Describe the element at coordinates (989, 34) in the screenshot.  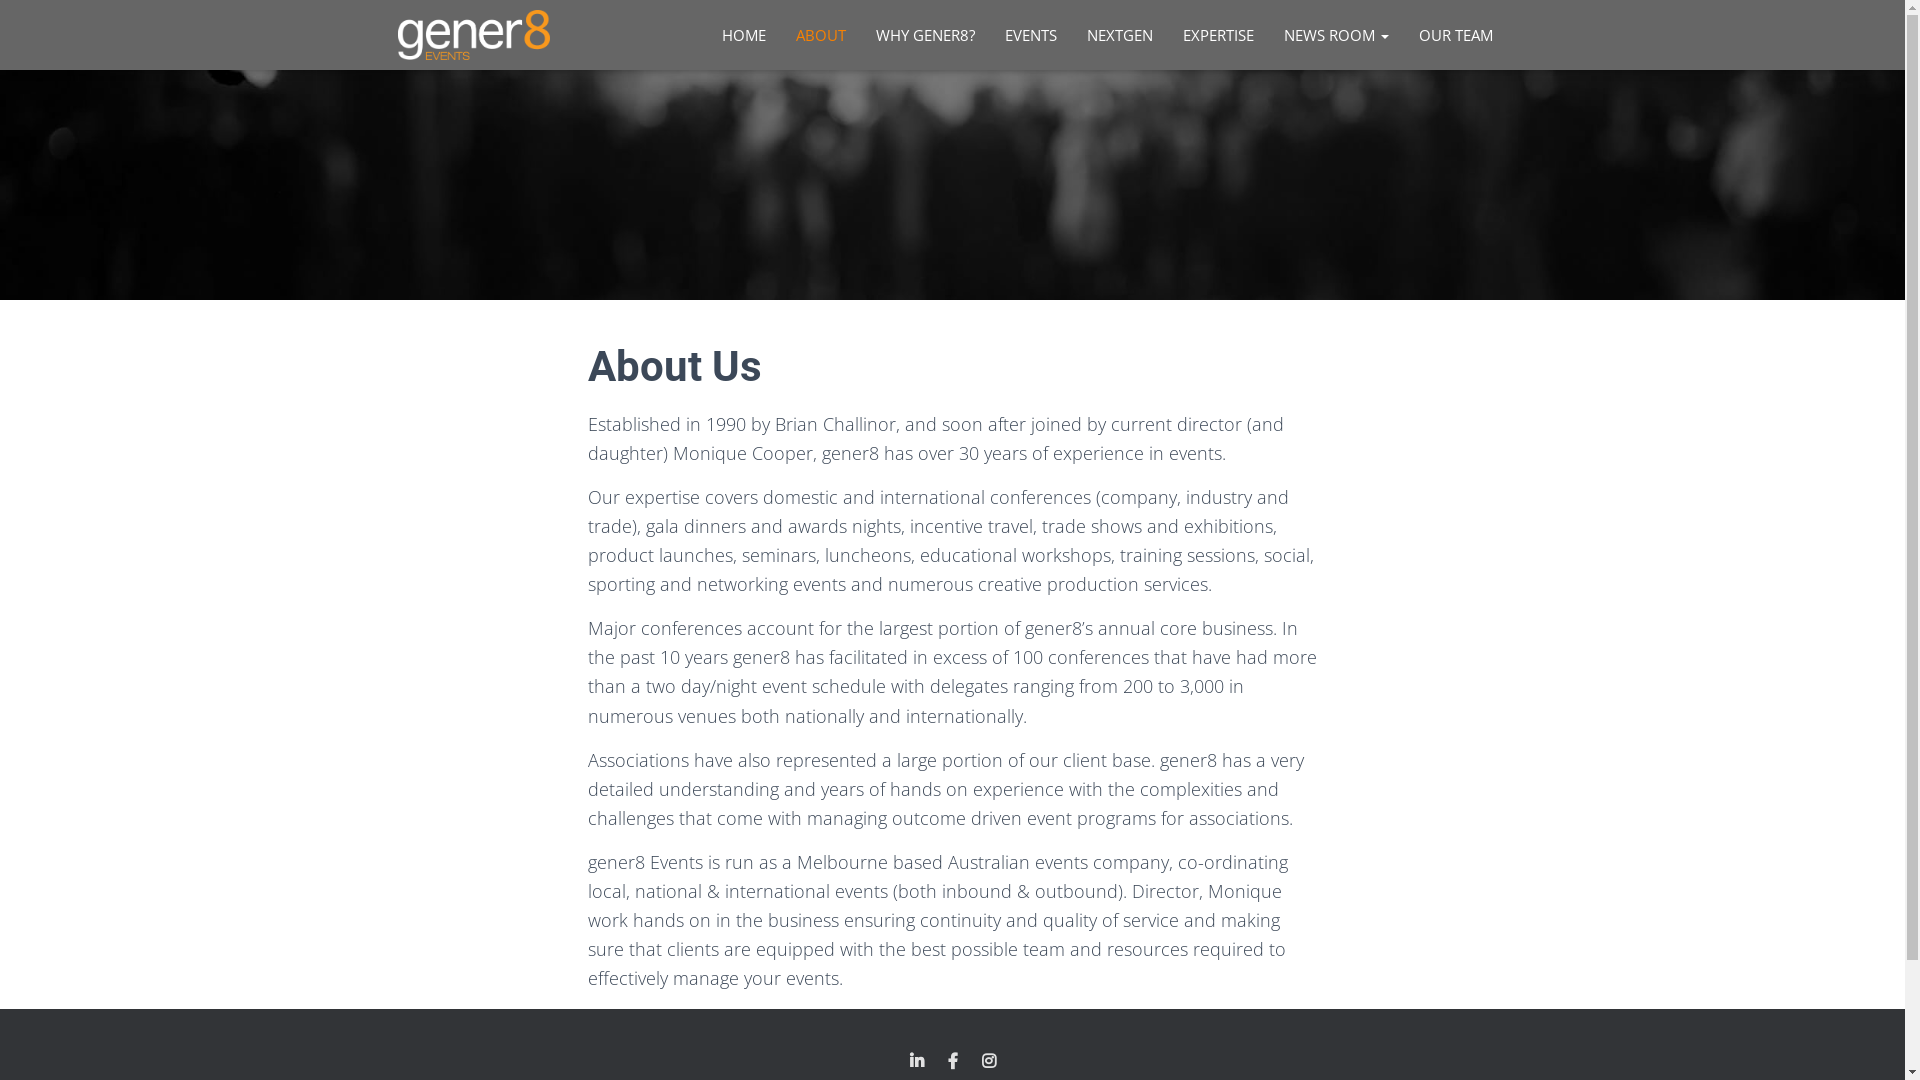
I see `'EVENTS'` at that location.